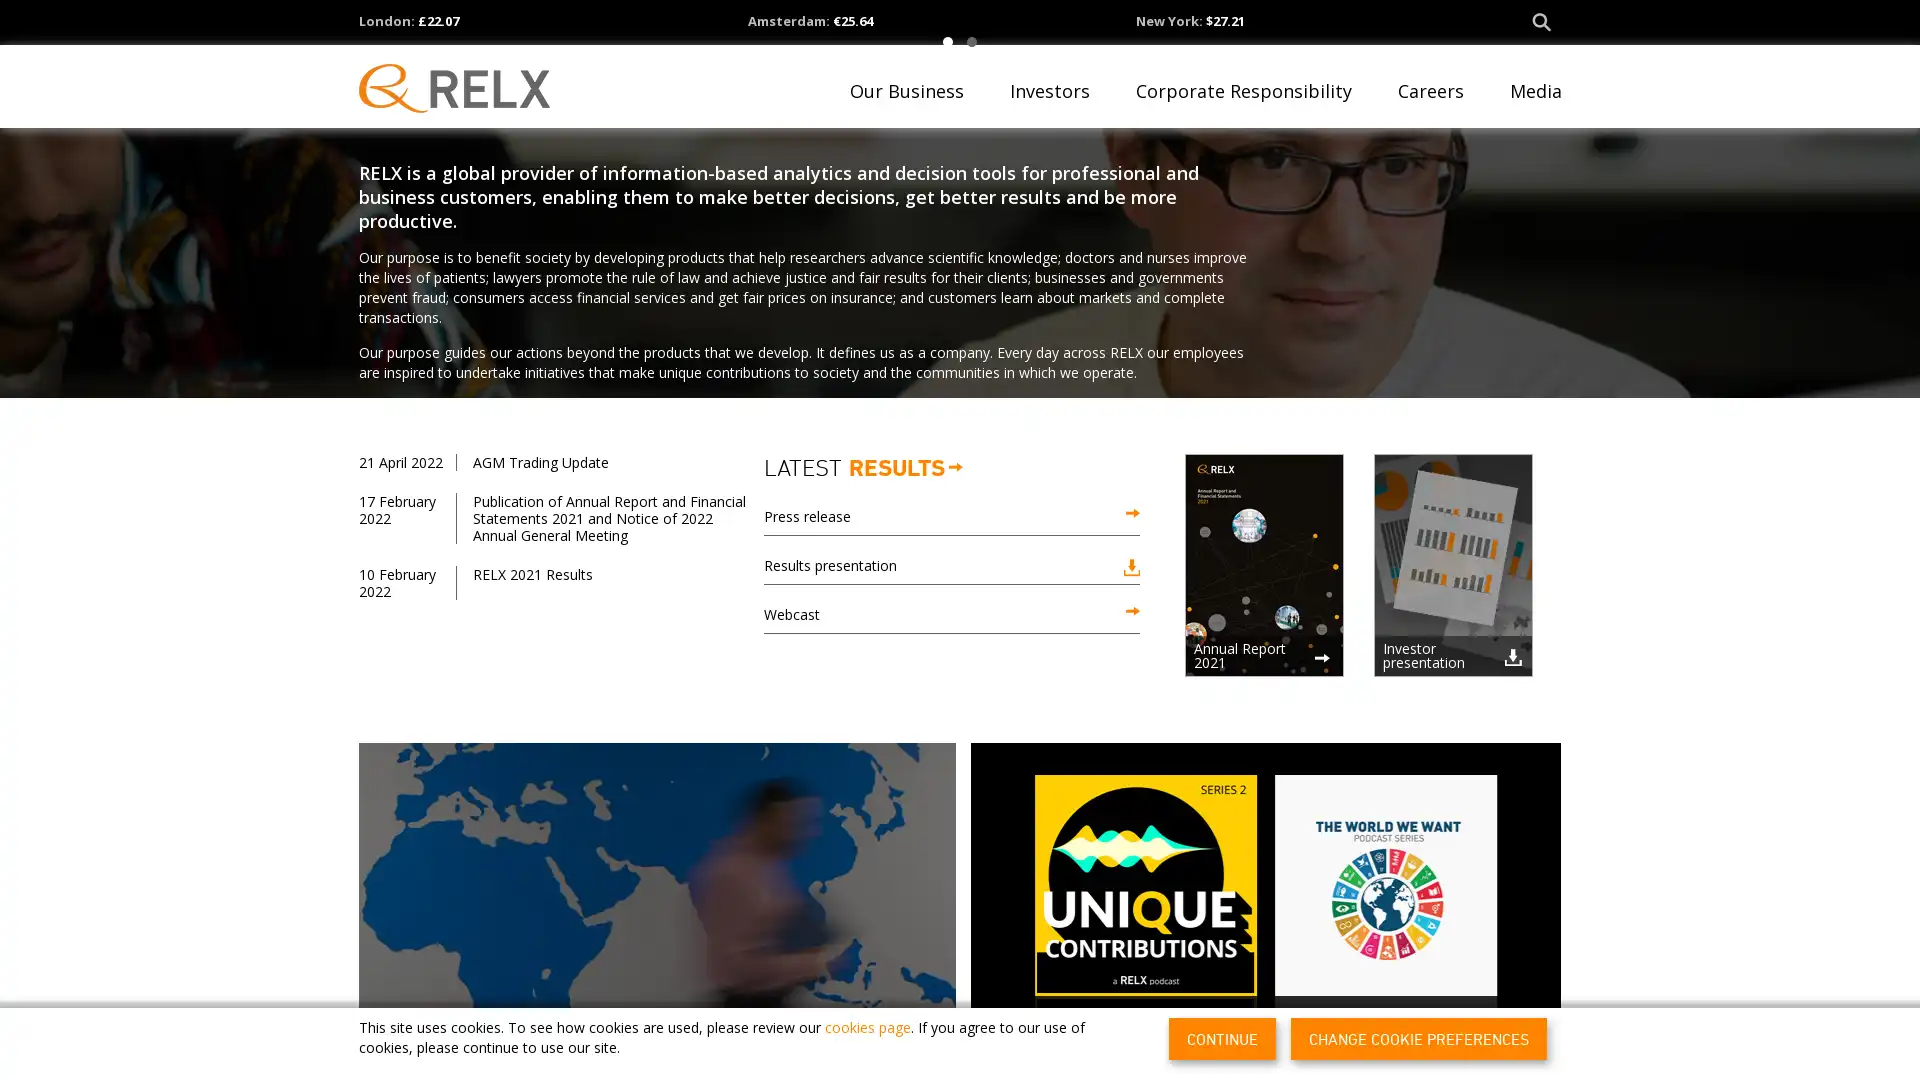  What do you see at coordinates (947, 42) in the screenshot?
I see `1` at bounding box center [947, 42].